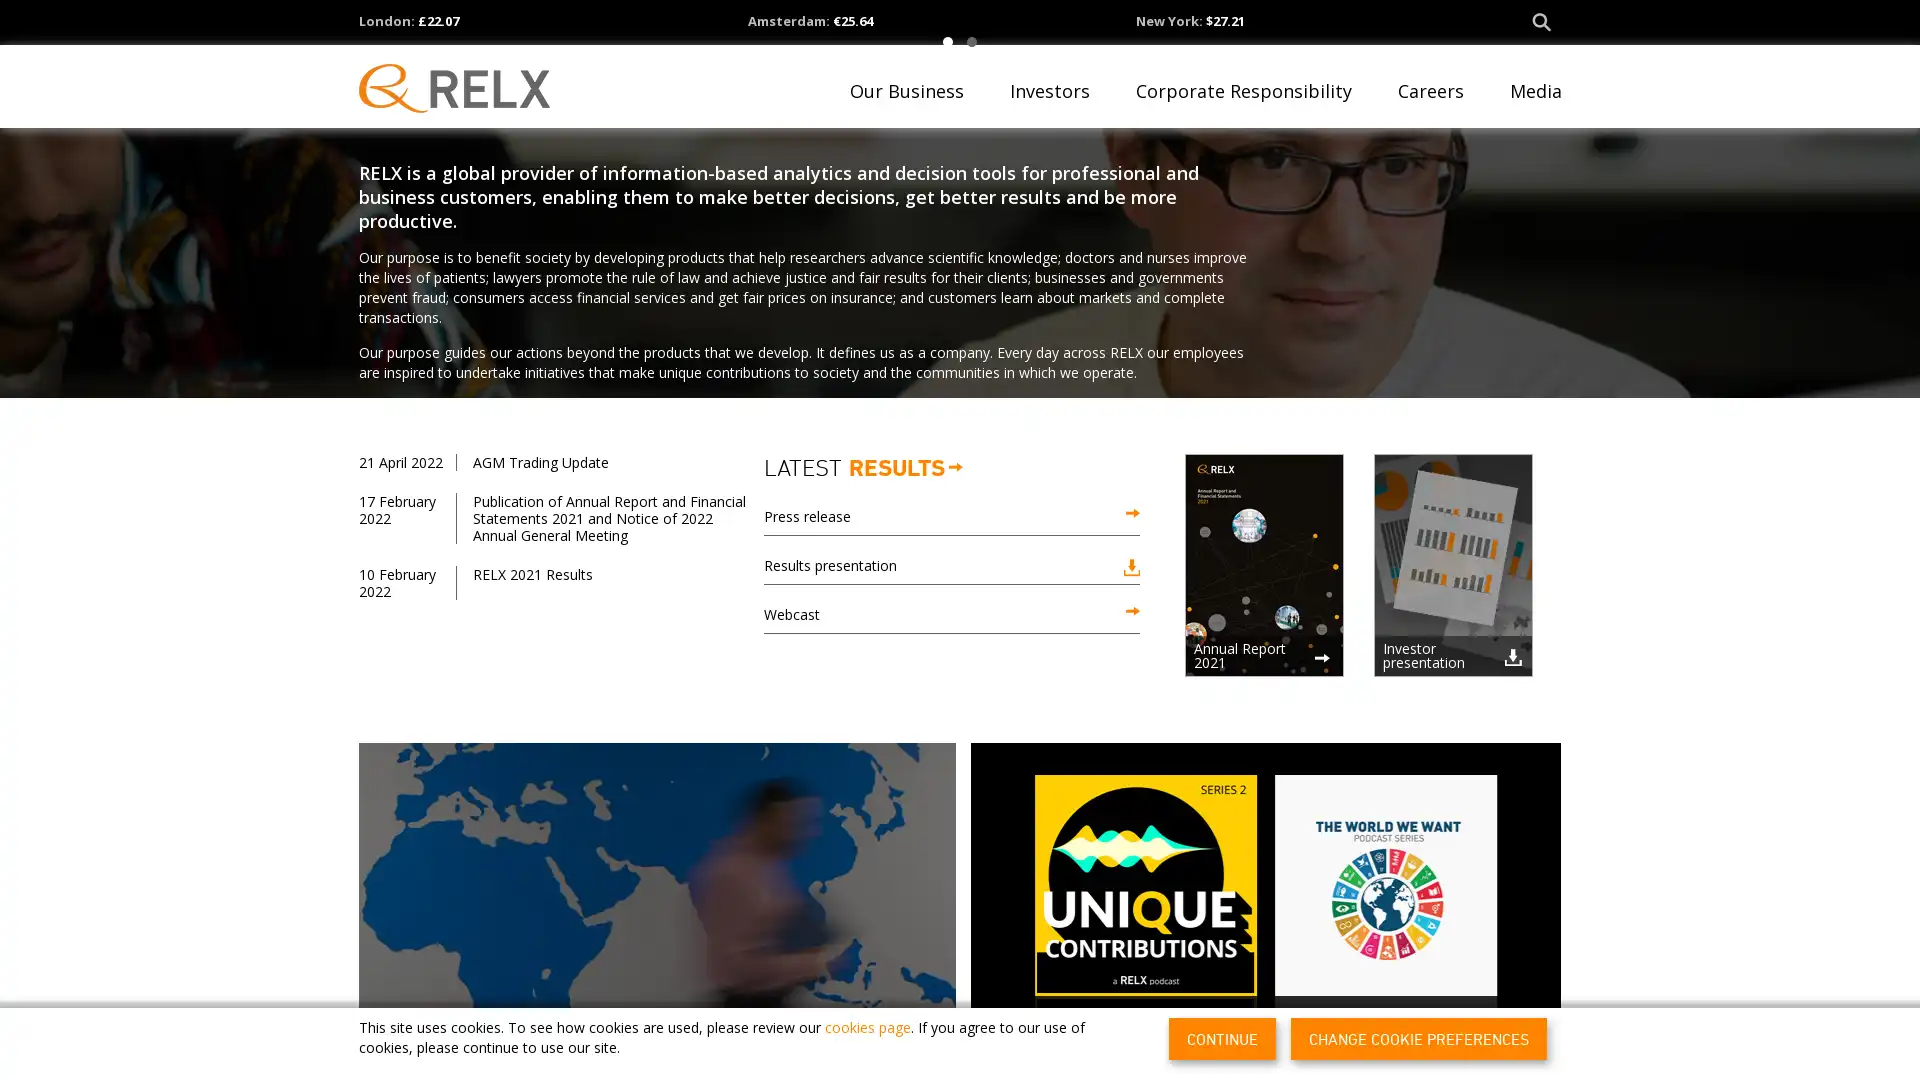  What do you see at coordinates (947, 42) in the screenshot?
I see `1` at bounding box center [947, 42].